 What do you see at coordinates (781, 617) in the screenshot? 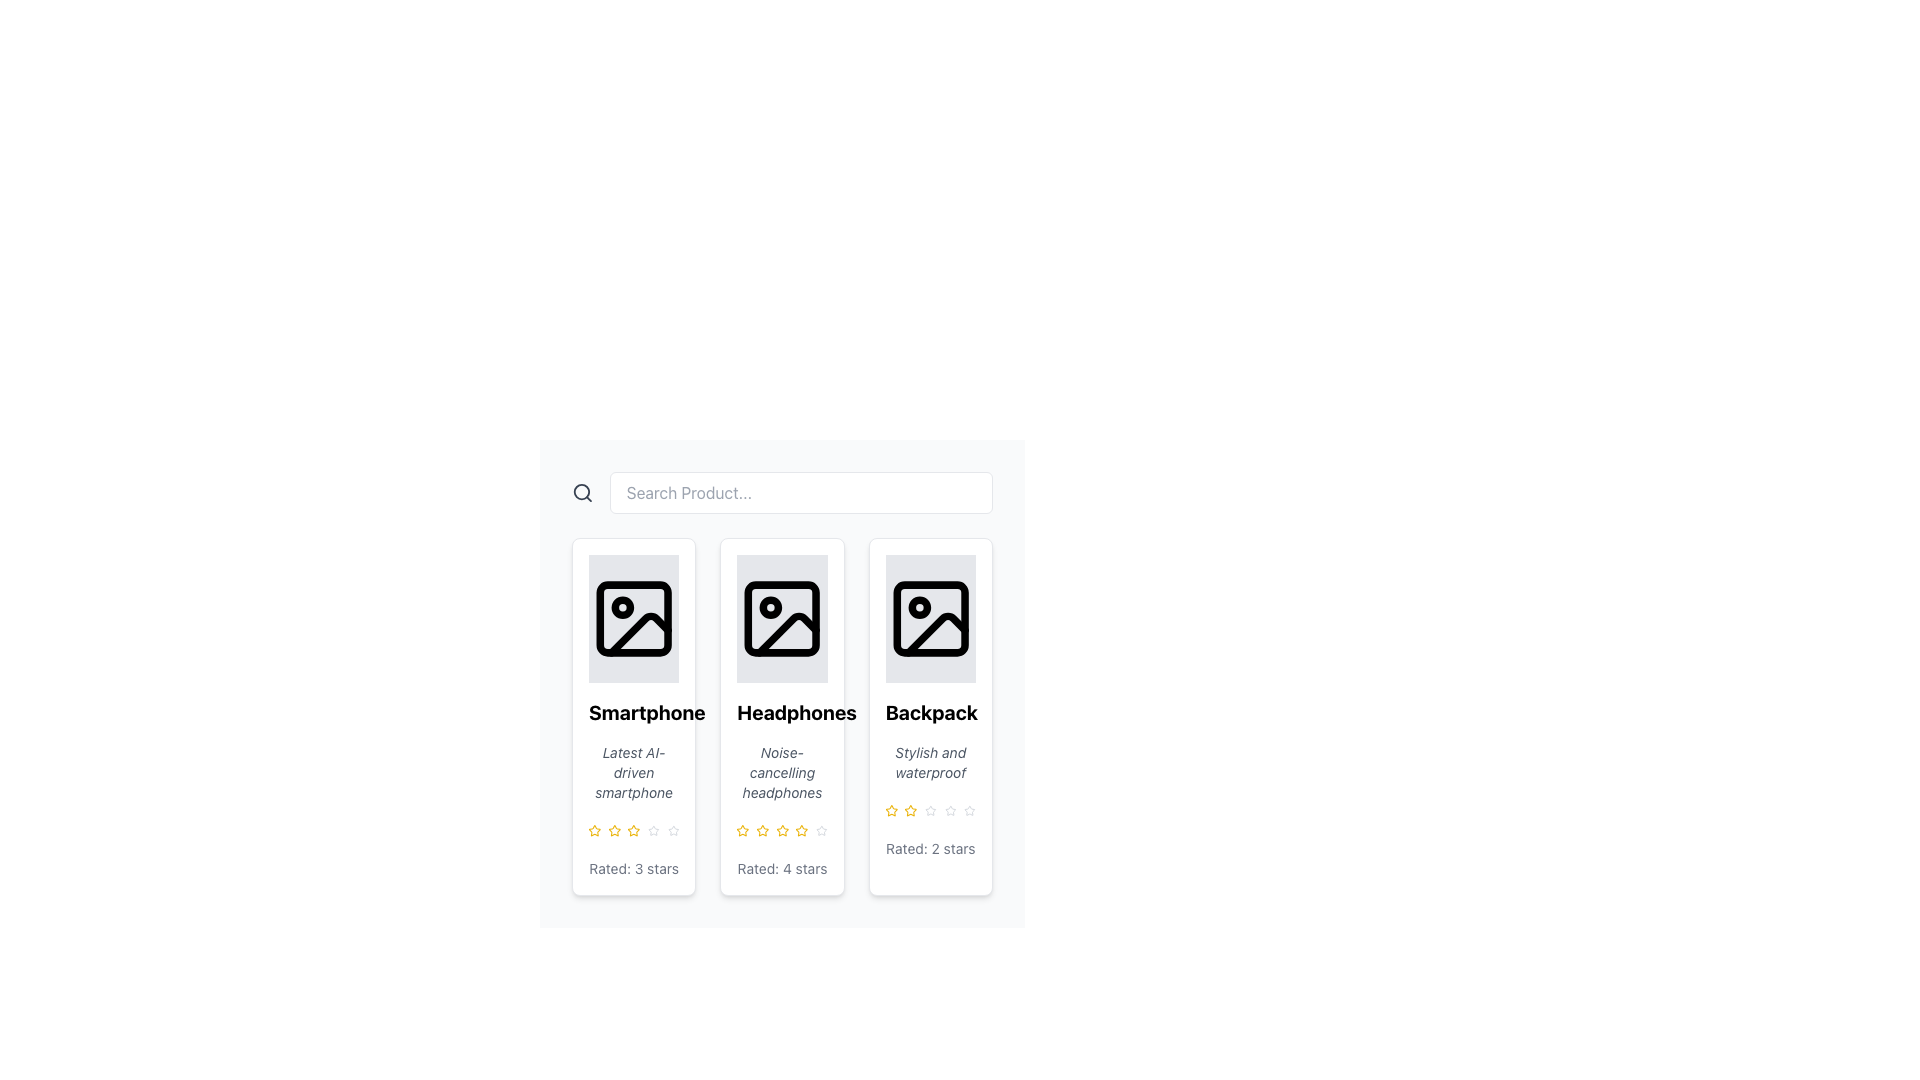
I see `the image placeholder representing the product image in the second card titled 'Headphones' for navigation` at bounding box center [781, 617].